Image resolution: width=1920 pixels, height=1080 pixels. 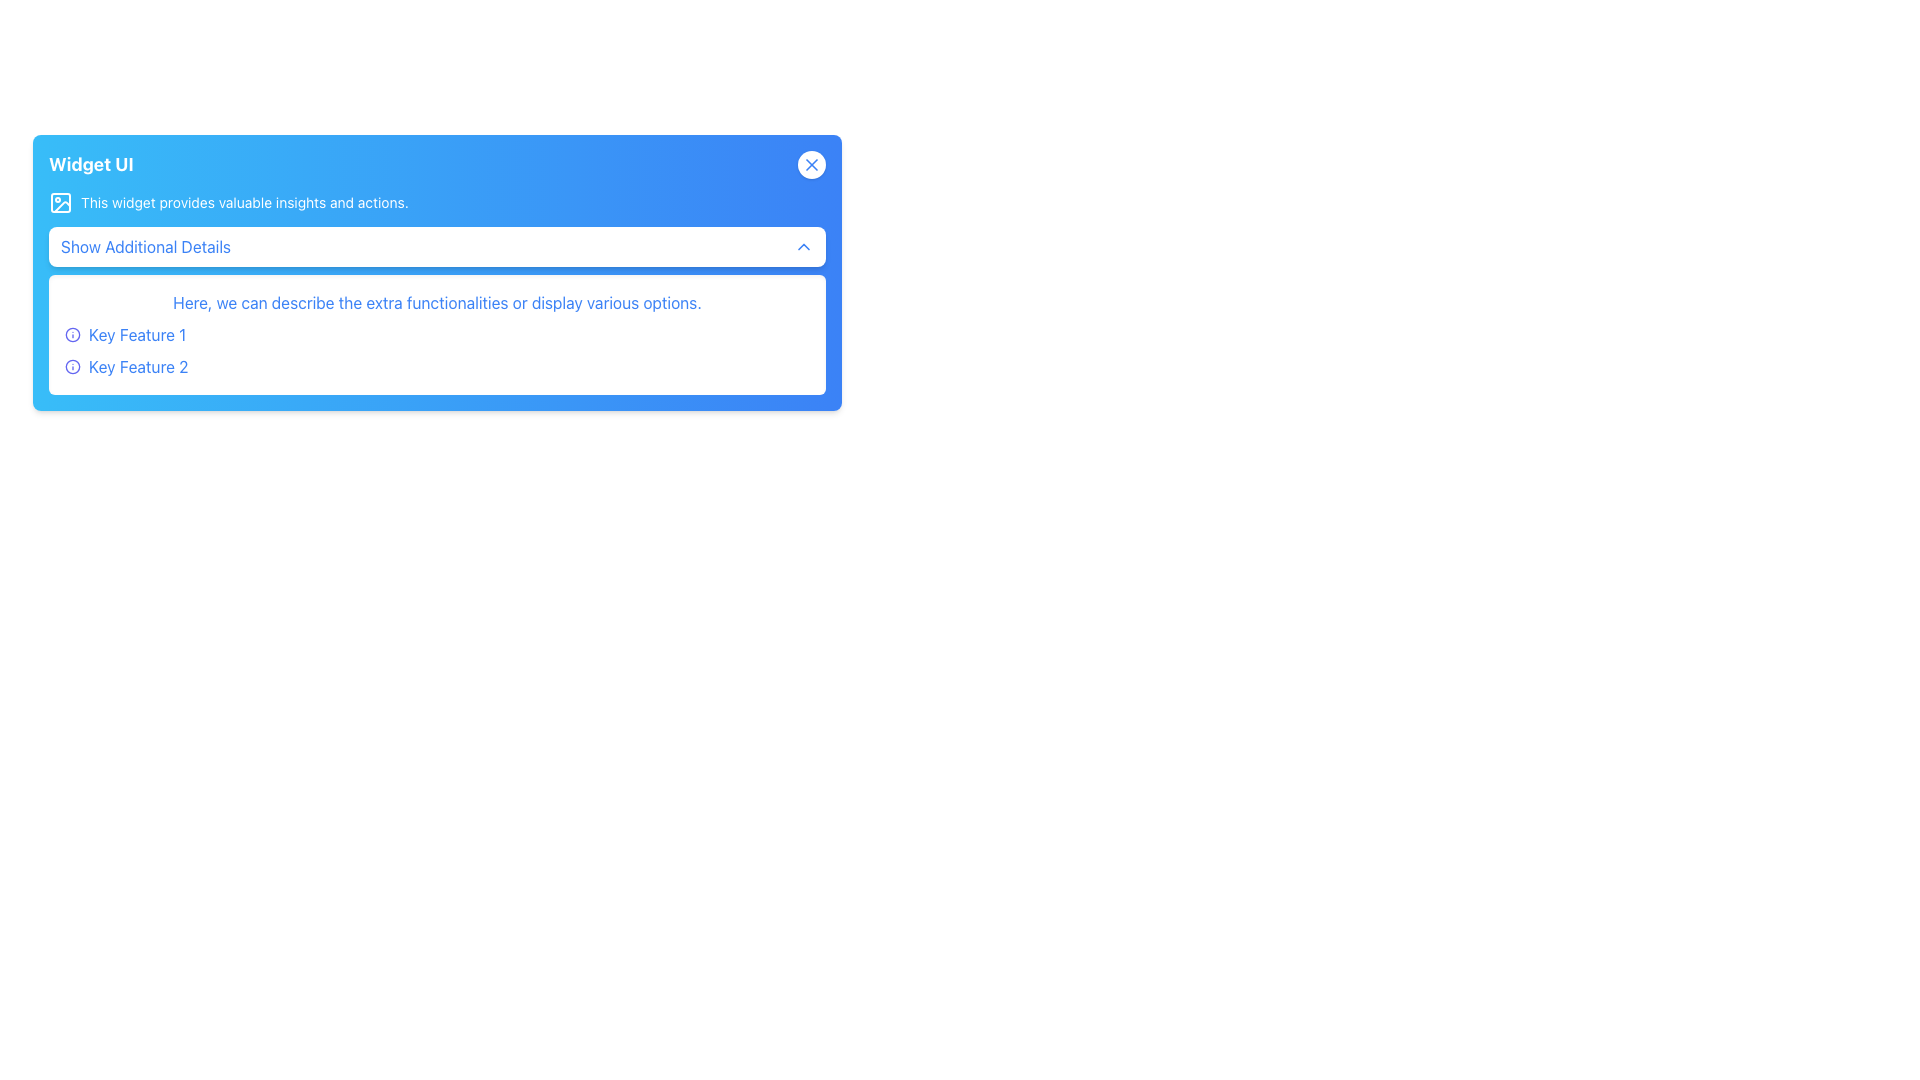 I want to click on static text content that states 'This widget provides valuable insights and actions.' which is positioned above the 'Show Additional Details' button in the 'Widget UI' widget, so click(x=436, y=293).